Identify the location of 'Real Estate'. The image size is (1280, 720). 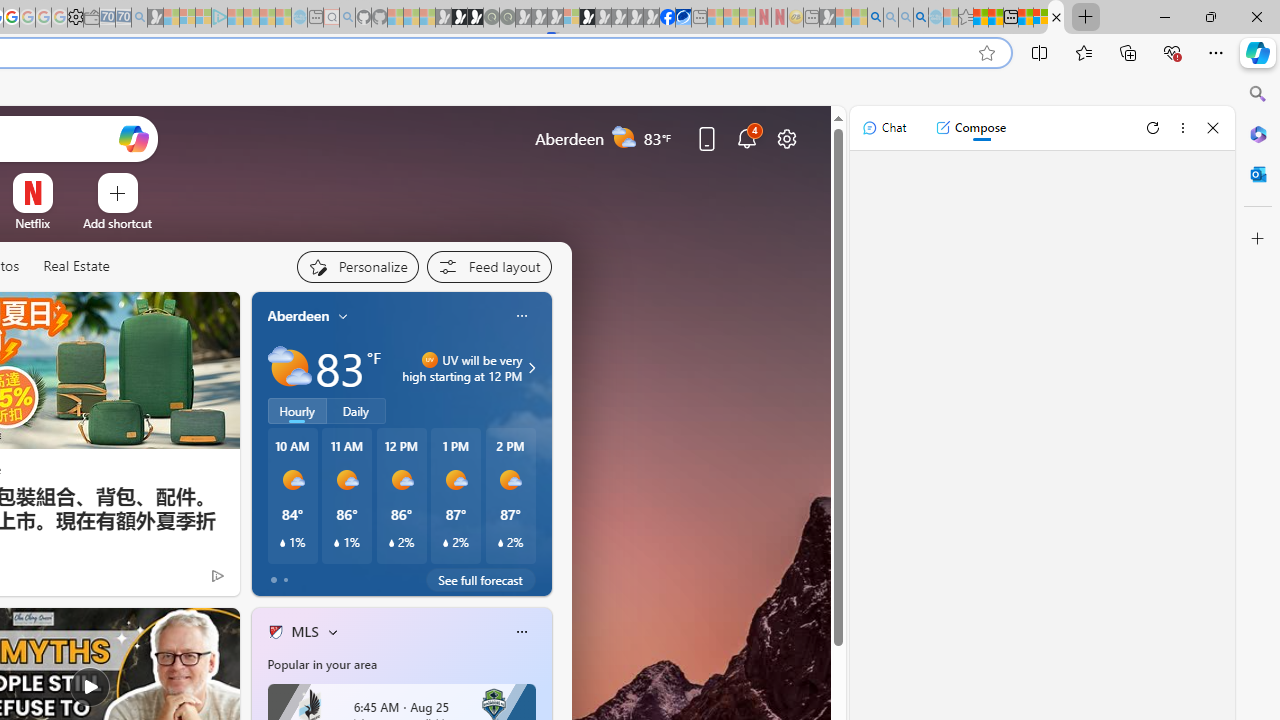
(76, 266).